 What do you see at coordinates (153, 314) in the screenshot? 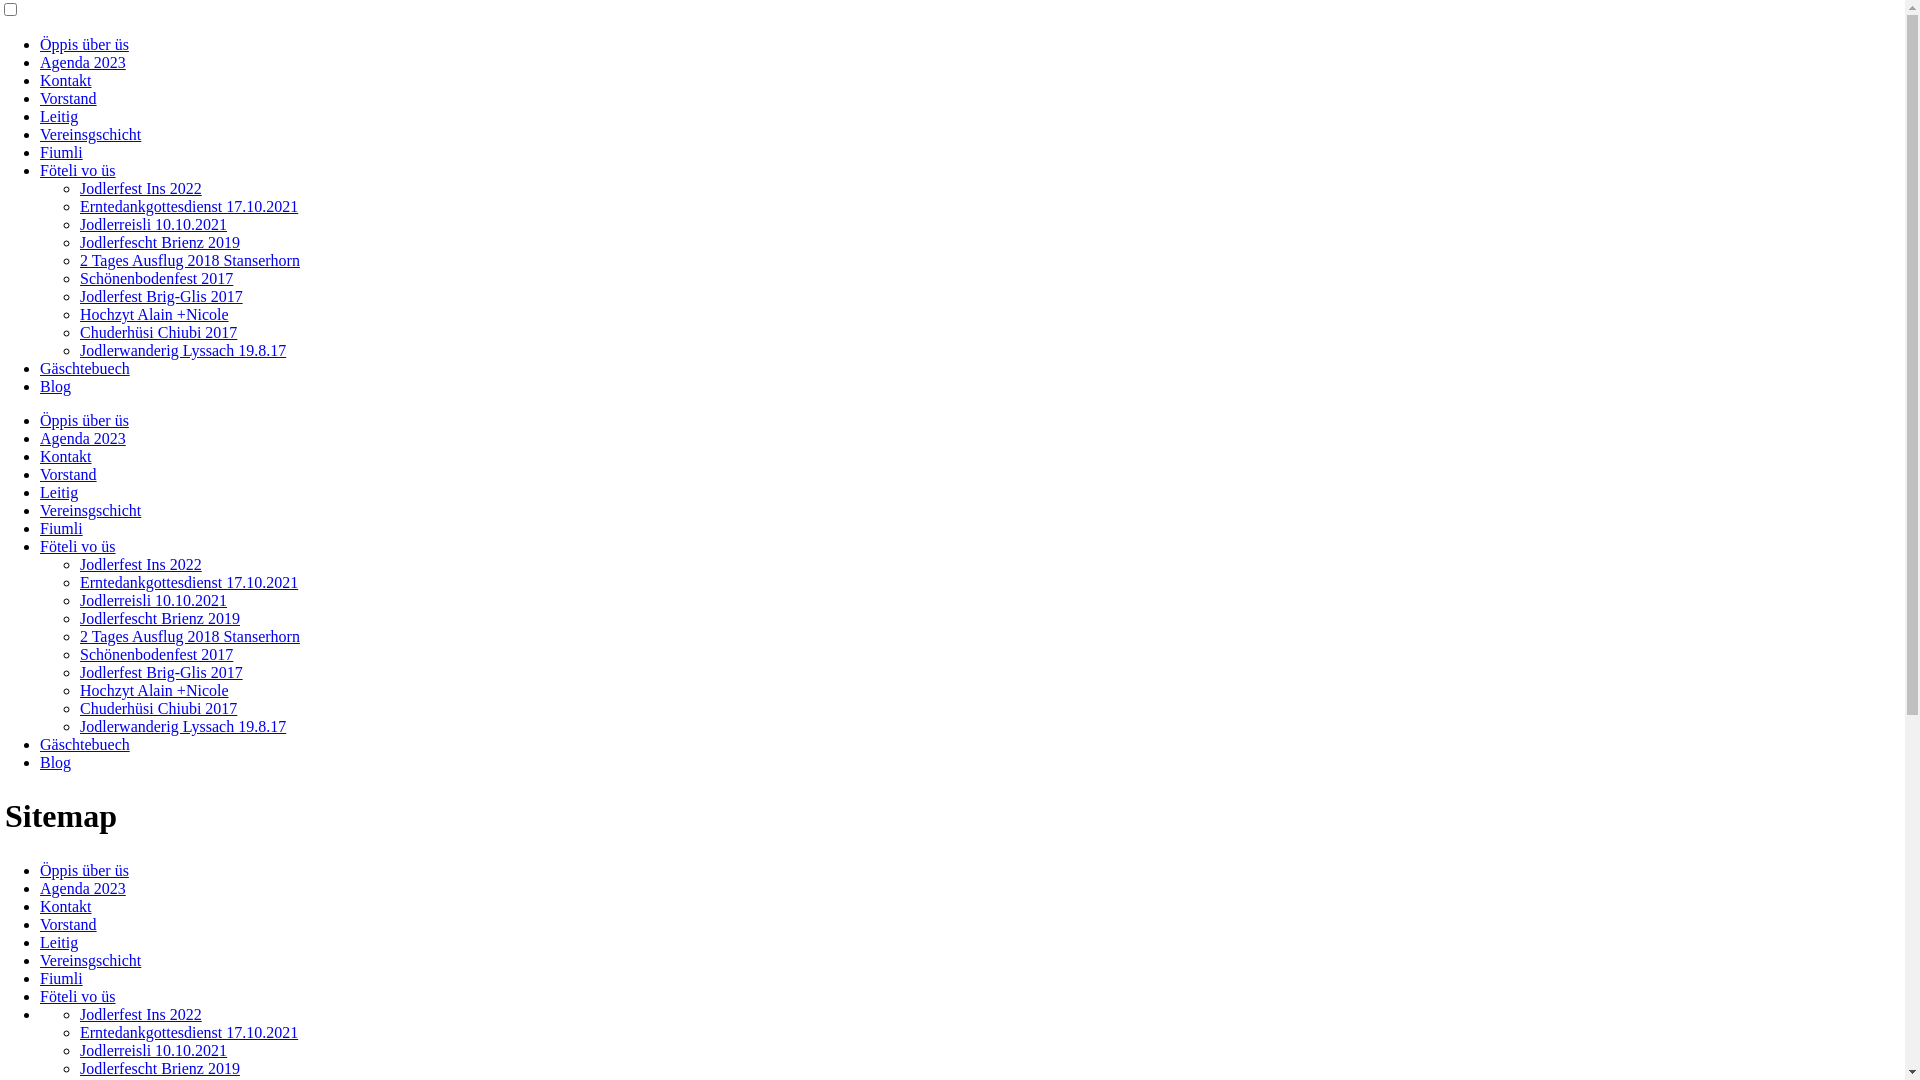
I see `'Hochzyt Alain +Nicole'` at bounding box center [153, 314].